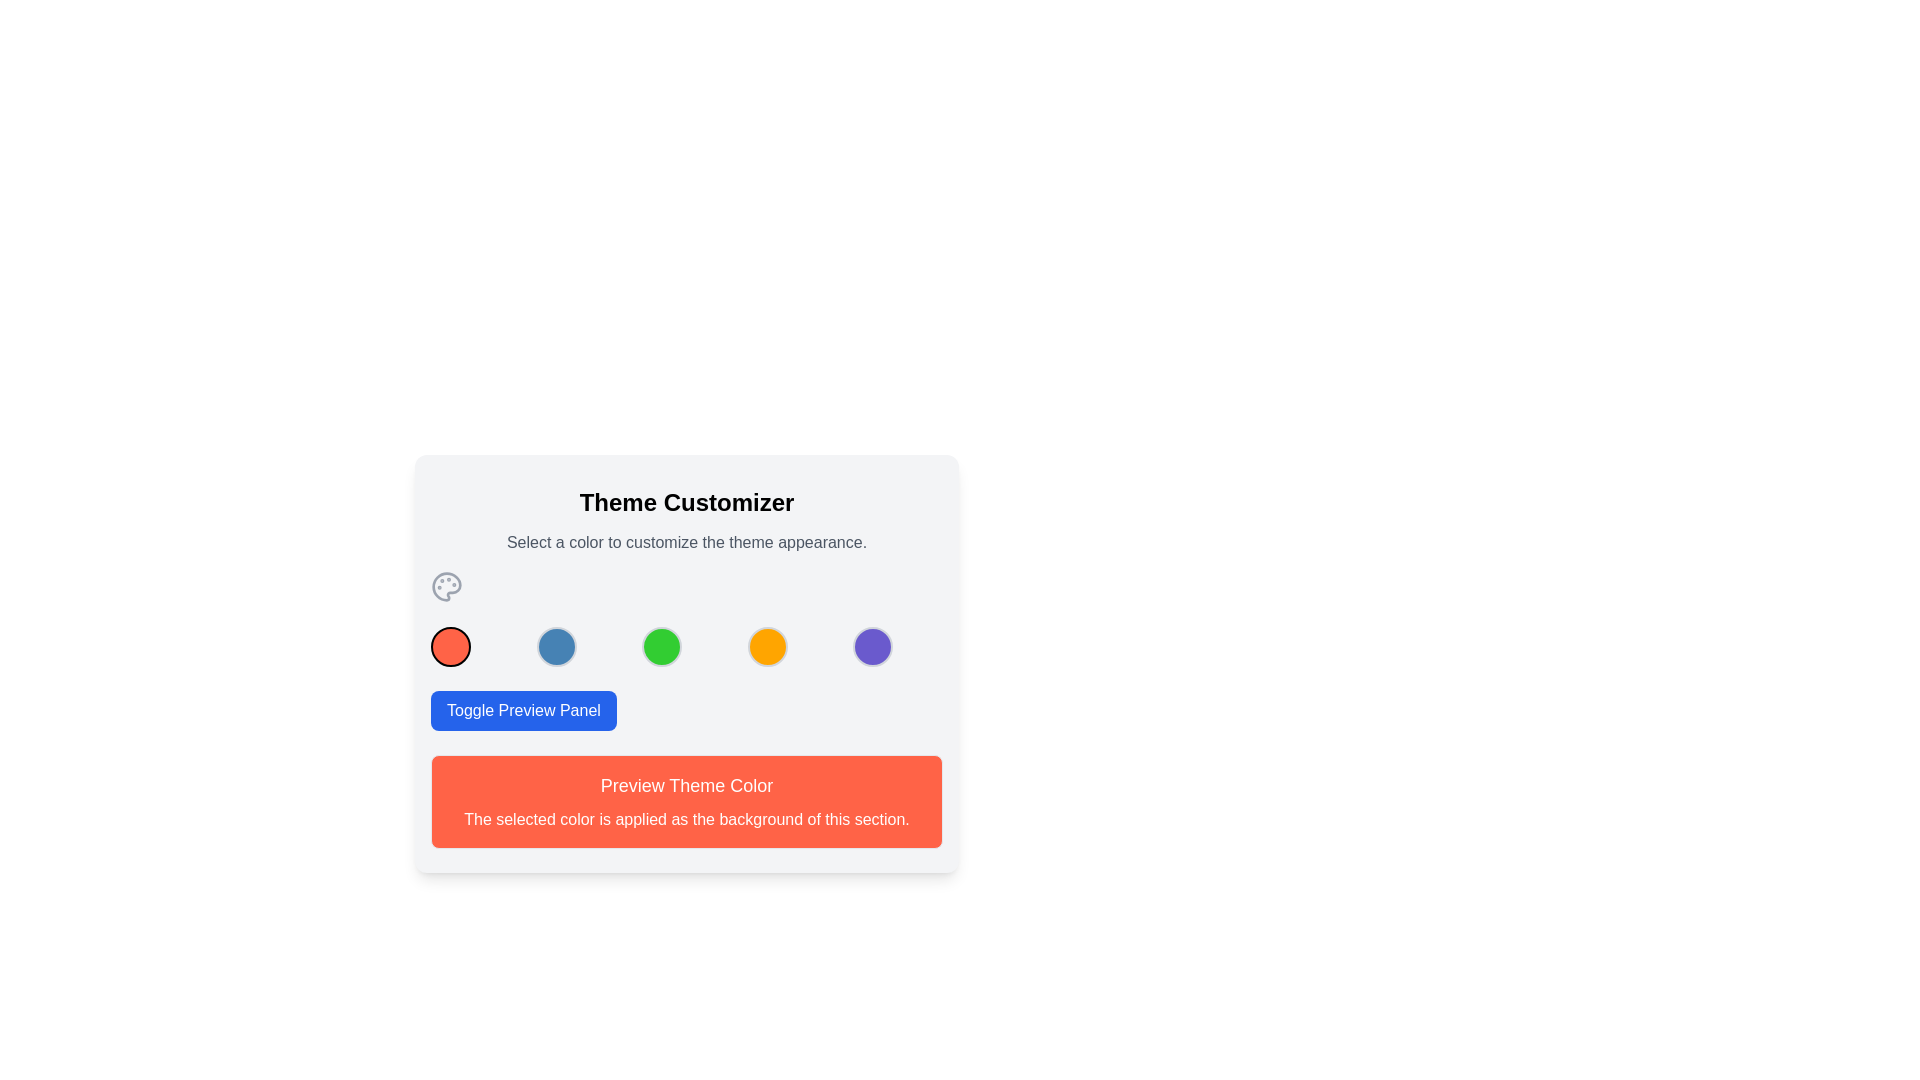  What do you see at coordinates (450, 647) in the screenshot?
I see `the first circular selectable color option button, which has a vibrant orange-red background and a black border` at bounding box center [450, 647].